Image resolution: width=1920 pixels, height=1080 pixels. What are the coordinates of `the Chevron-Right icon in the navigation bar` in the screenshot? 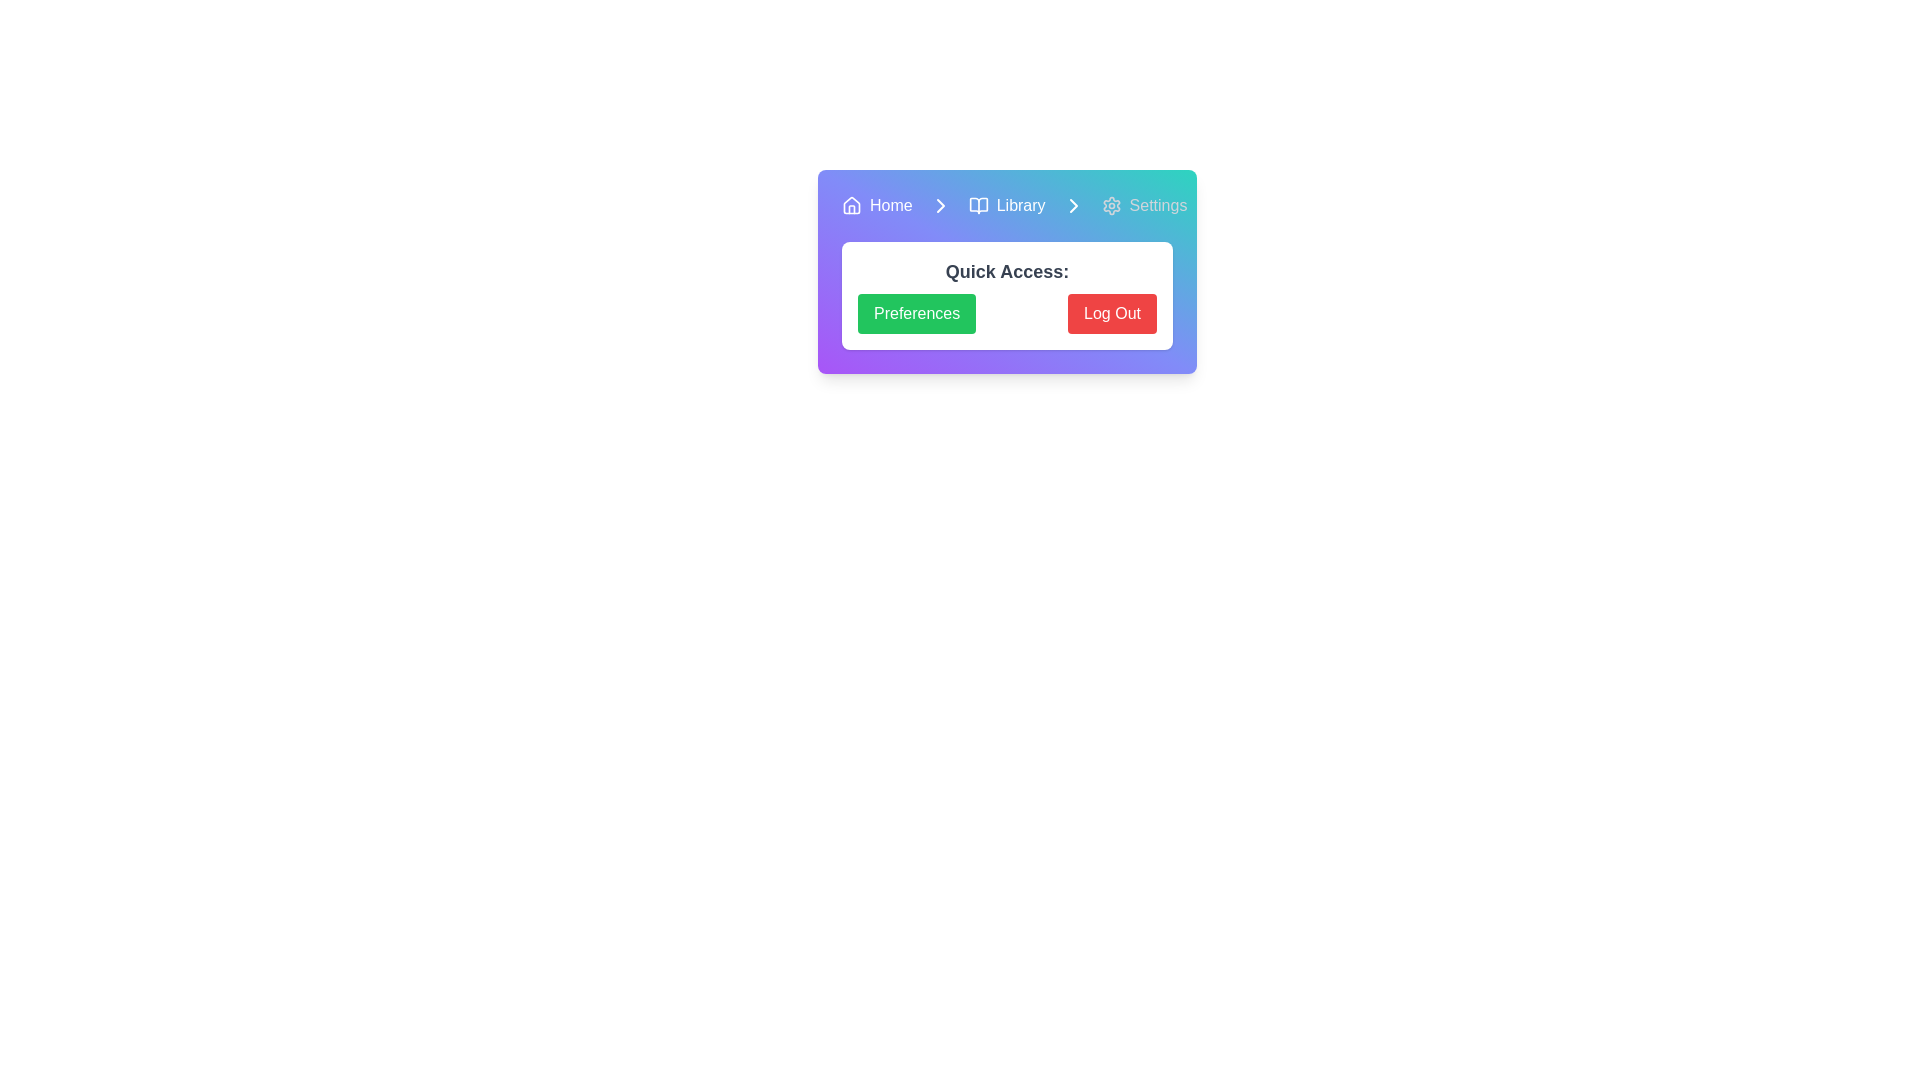 It's located at (1072, 205).